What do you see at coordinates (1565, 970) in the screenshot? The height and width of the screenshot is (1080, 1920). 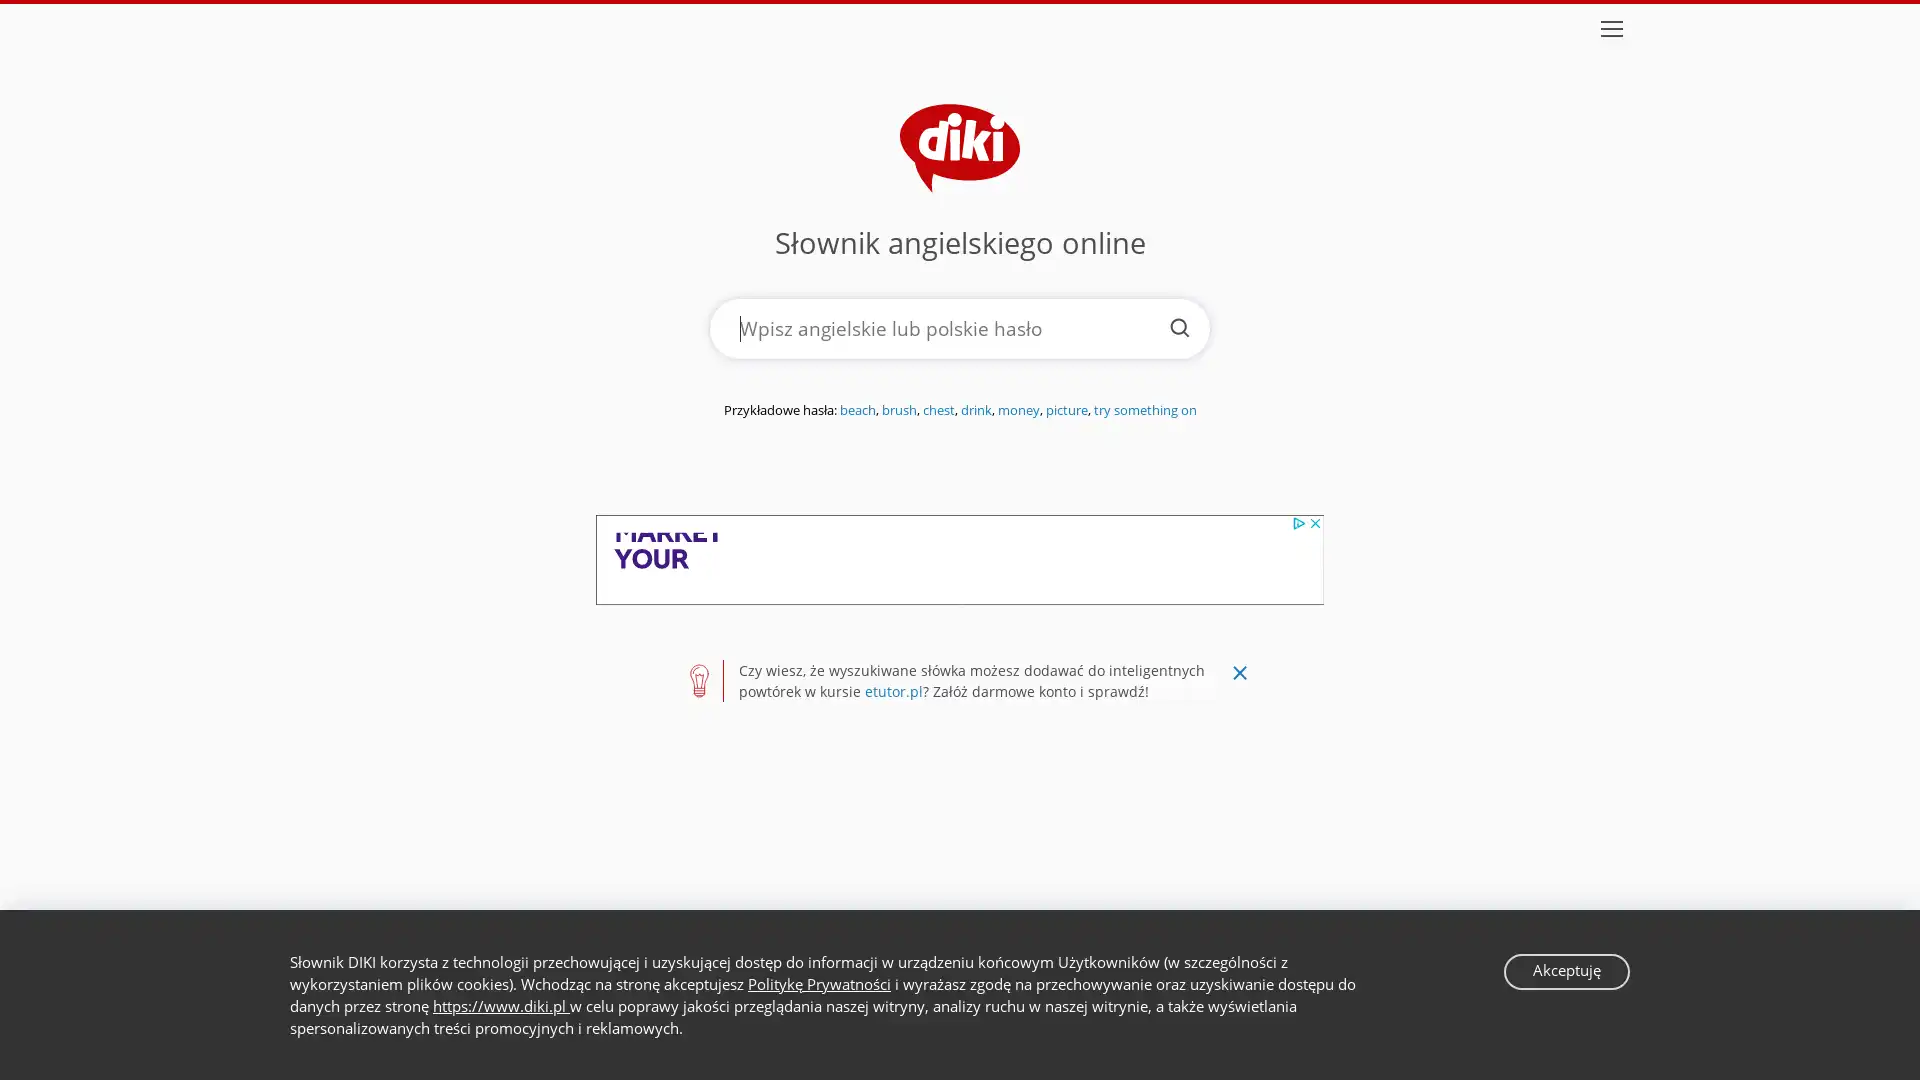 I see `Akceptuje` at bounding box center [1565, 970].